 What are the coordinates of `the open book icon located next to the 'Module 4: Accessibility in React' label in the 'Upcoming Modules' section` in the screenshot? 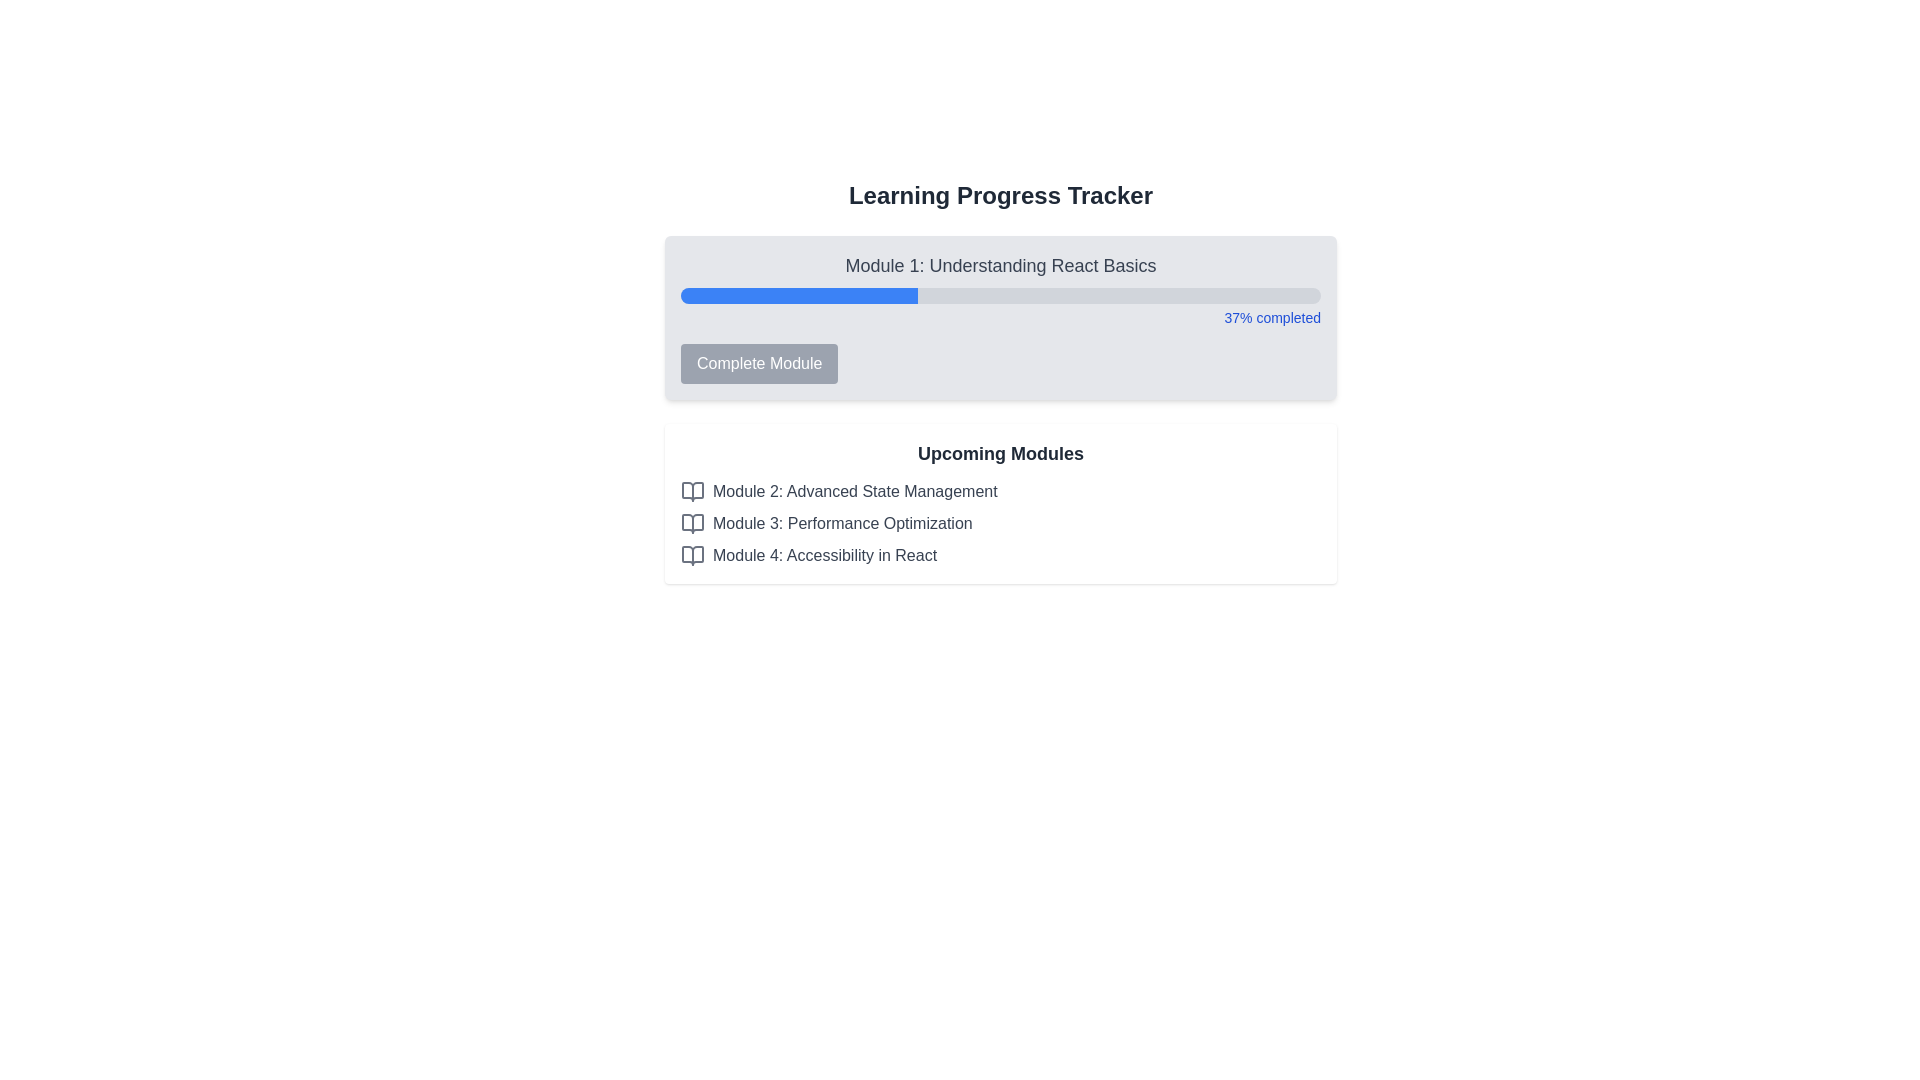 It's located at (692, 555).